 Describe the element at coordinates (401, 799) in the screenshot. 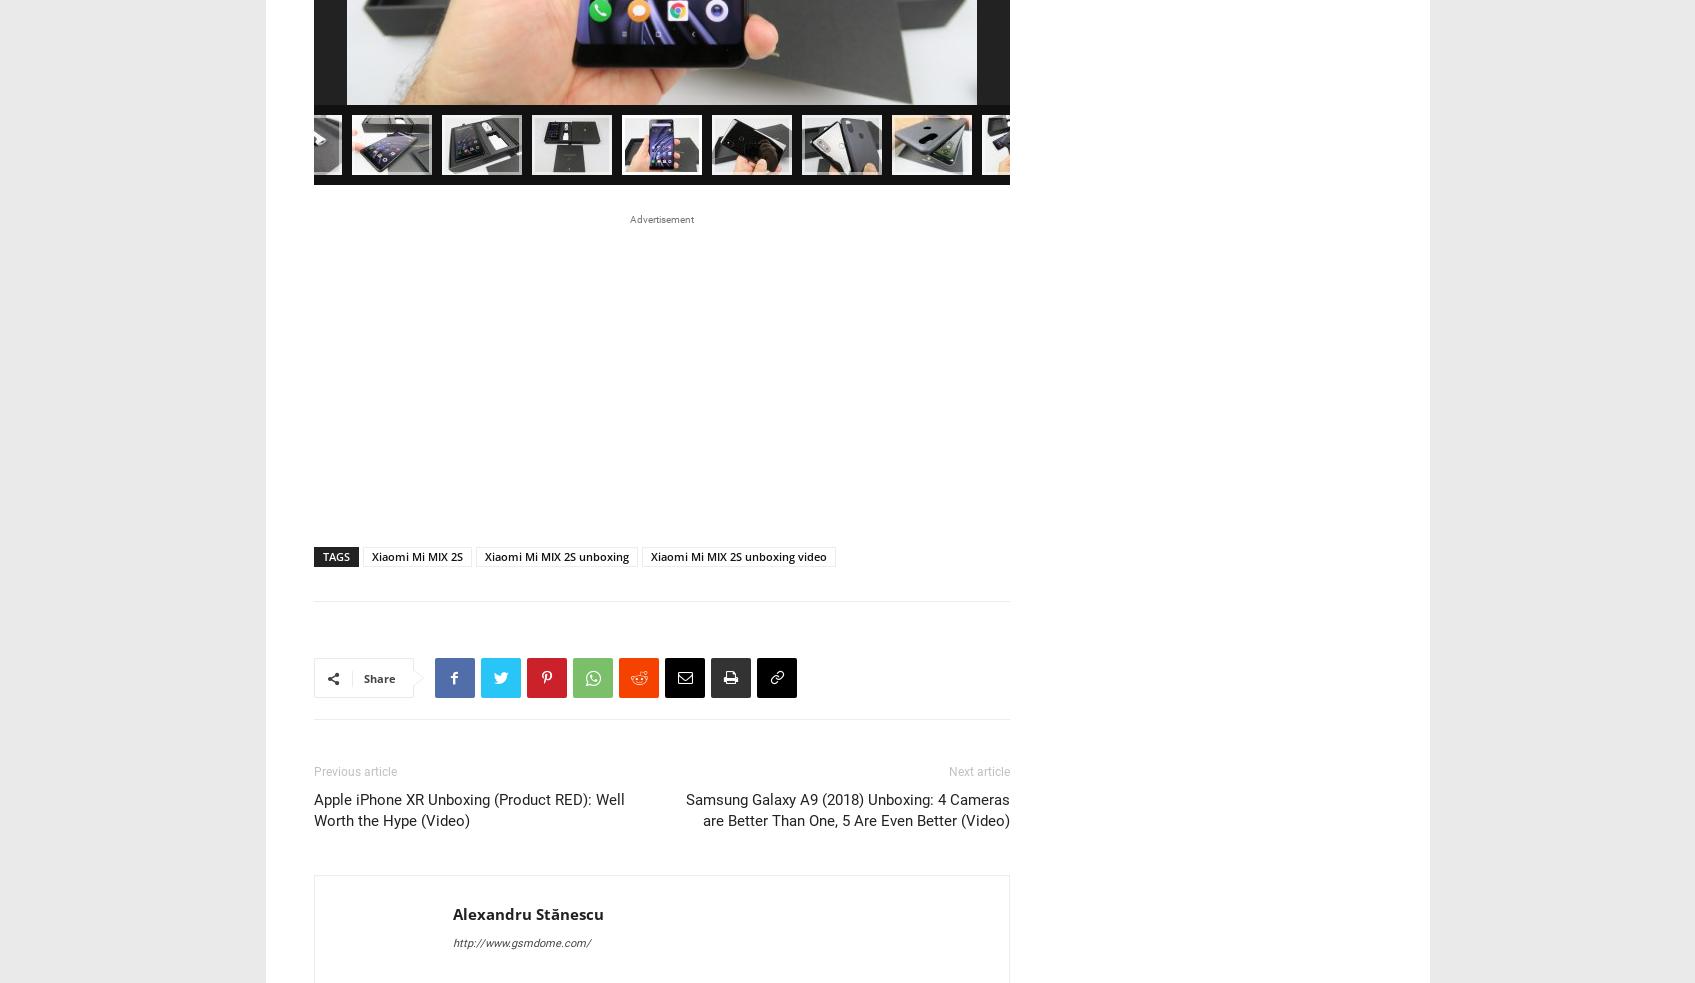

I see `'RELATED ARTICLES'` at that location.